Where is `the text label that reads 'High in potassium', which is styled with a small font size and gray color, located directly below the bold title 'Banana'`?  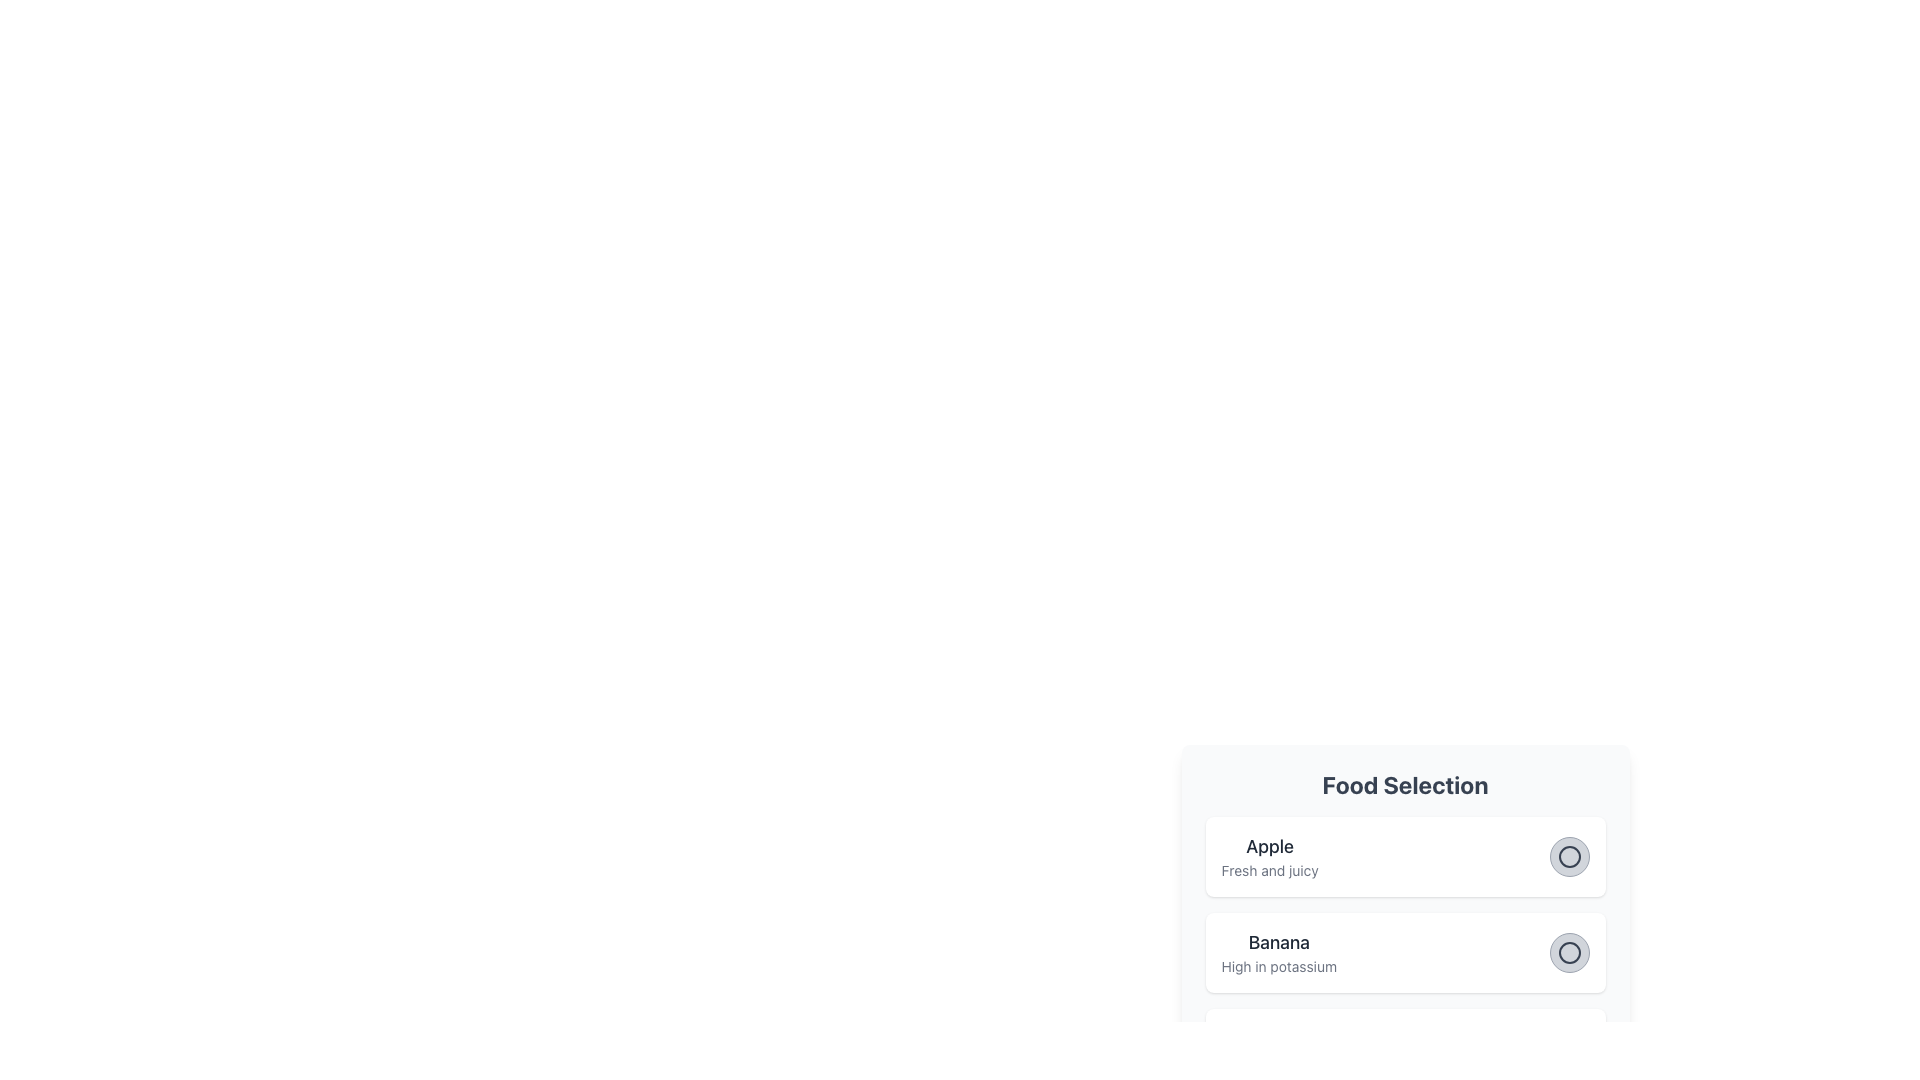
the text label that reads 'High in potassium', which is styled with a small font size and gray color, located directly below the bold title 'Banana' is located at coordinates (1278, 966).